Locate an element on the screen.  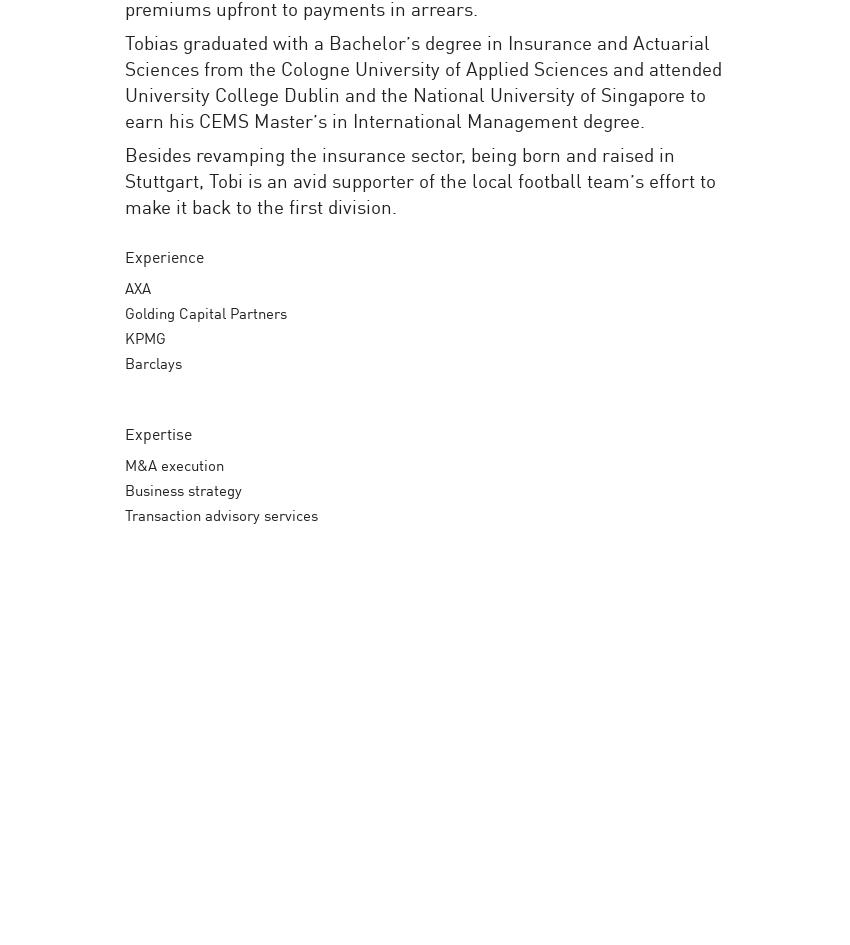
'Transaction advisory services' is located at coordinates (221, 513).